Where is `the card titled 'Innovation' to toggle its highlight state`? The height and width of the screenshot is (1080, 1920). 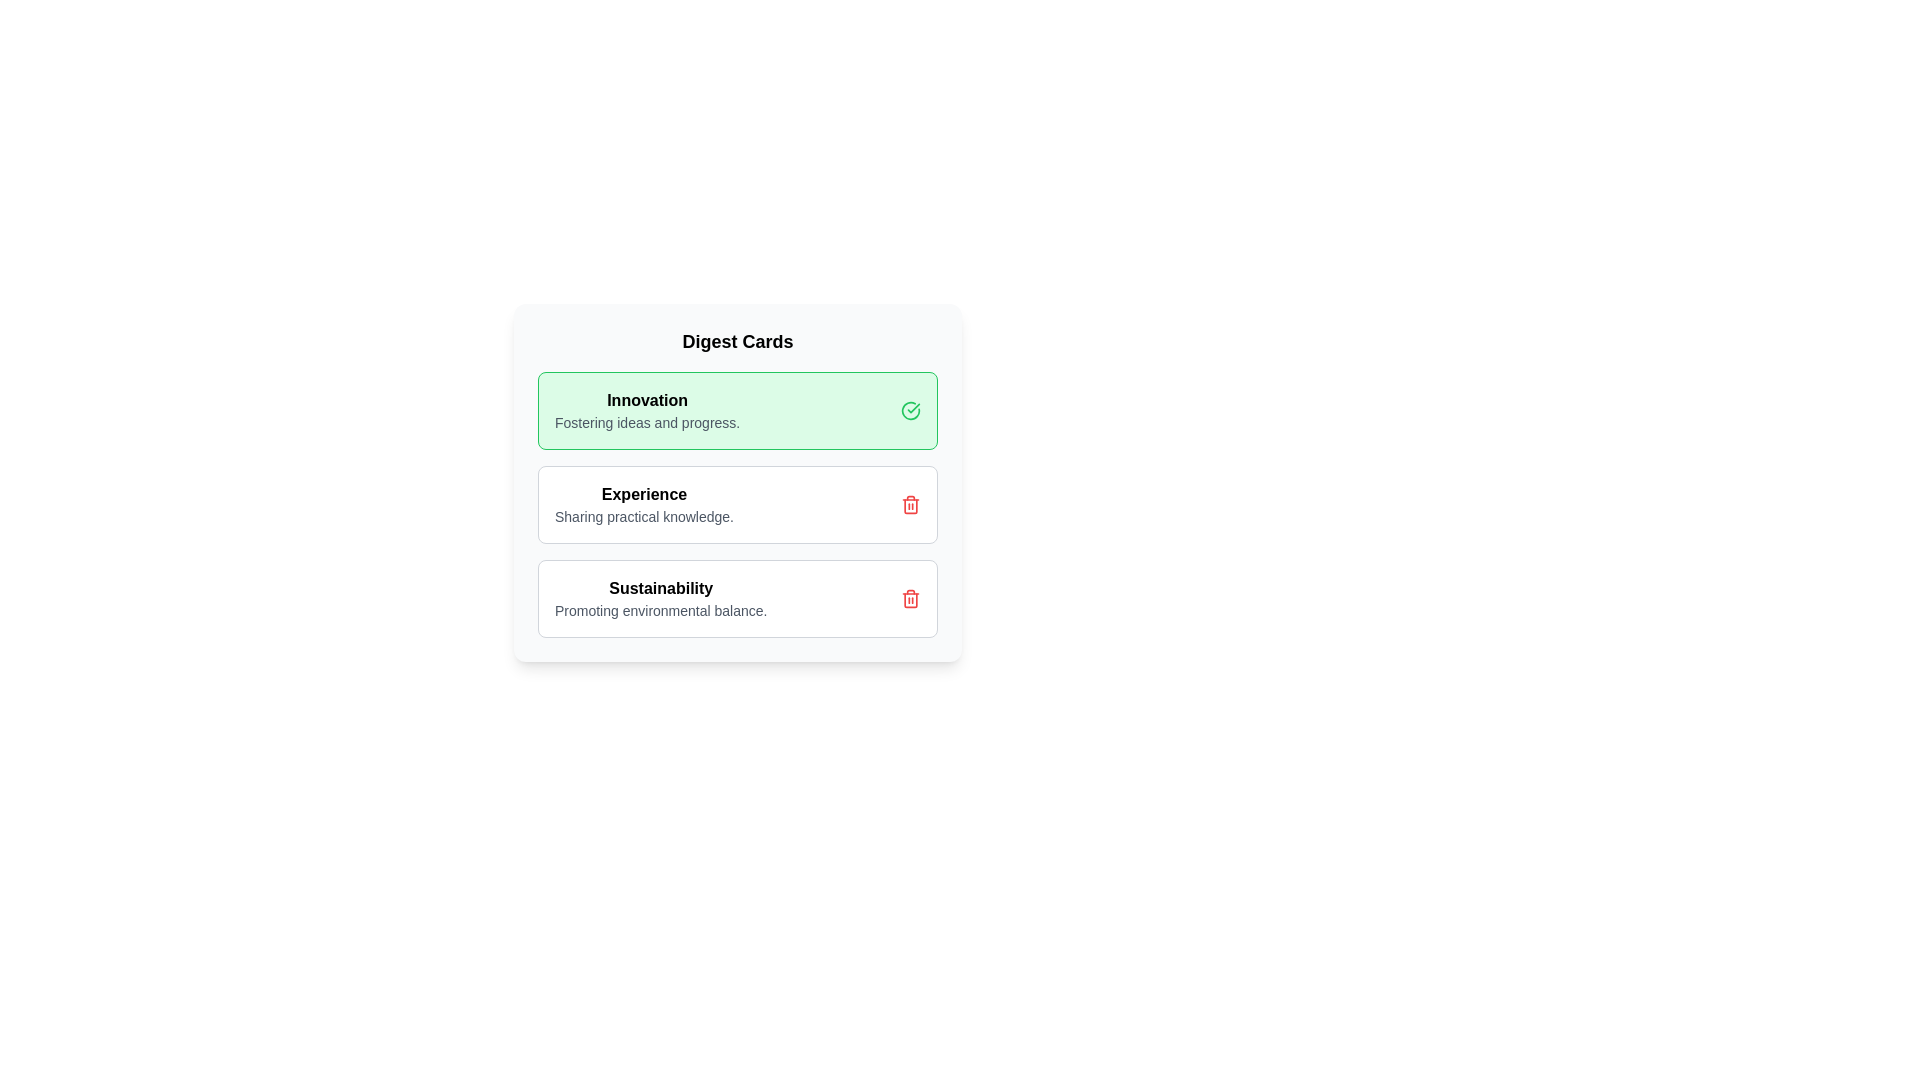
the card titled 'Innovation' to toggle its highlight state is located at coordinates (737, 410).